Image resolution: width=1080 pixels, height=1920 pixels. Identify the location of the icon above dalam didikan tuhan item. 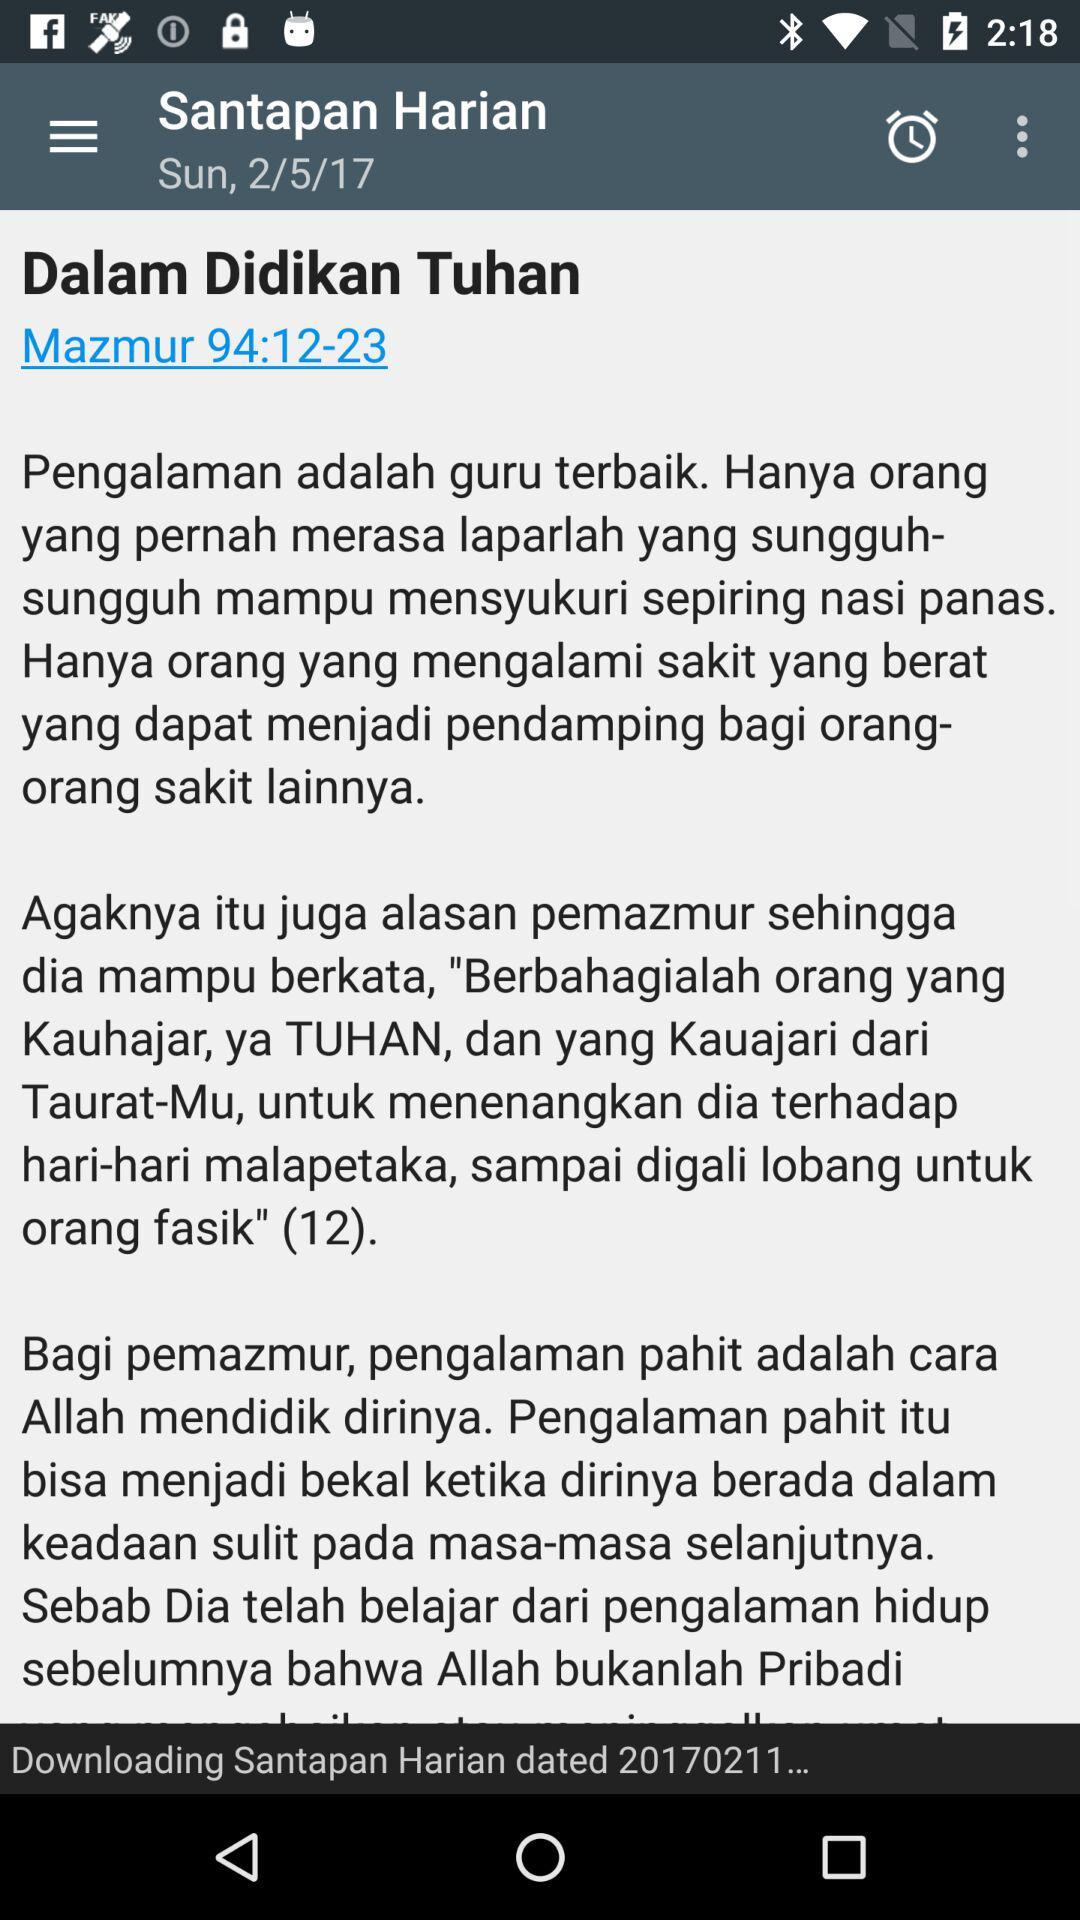
(1027, 135).